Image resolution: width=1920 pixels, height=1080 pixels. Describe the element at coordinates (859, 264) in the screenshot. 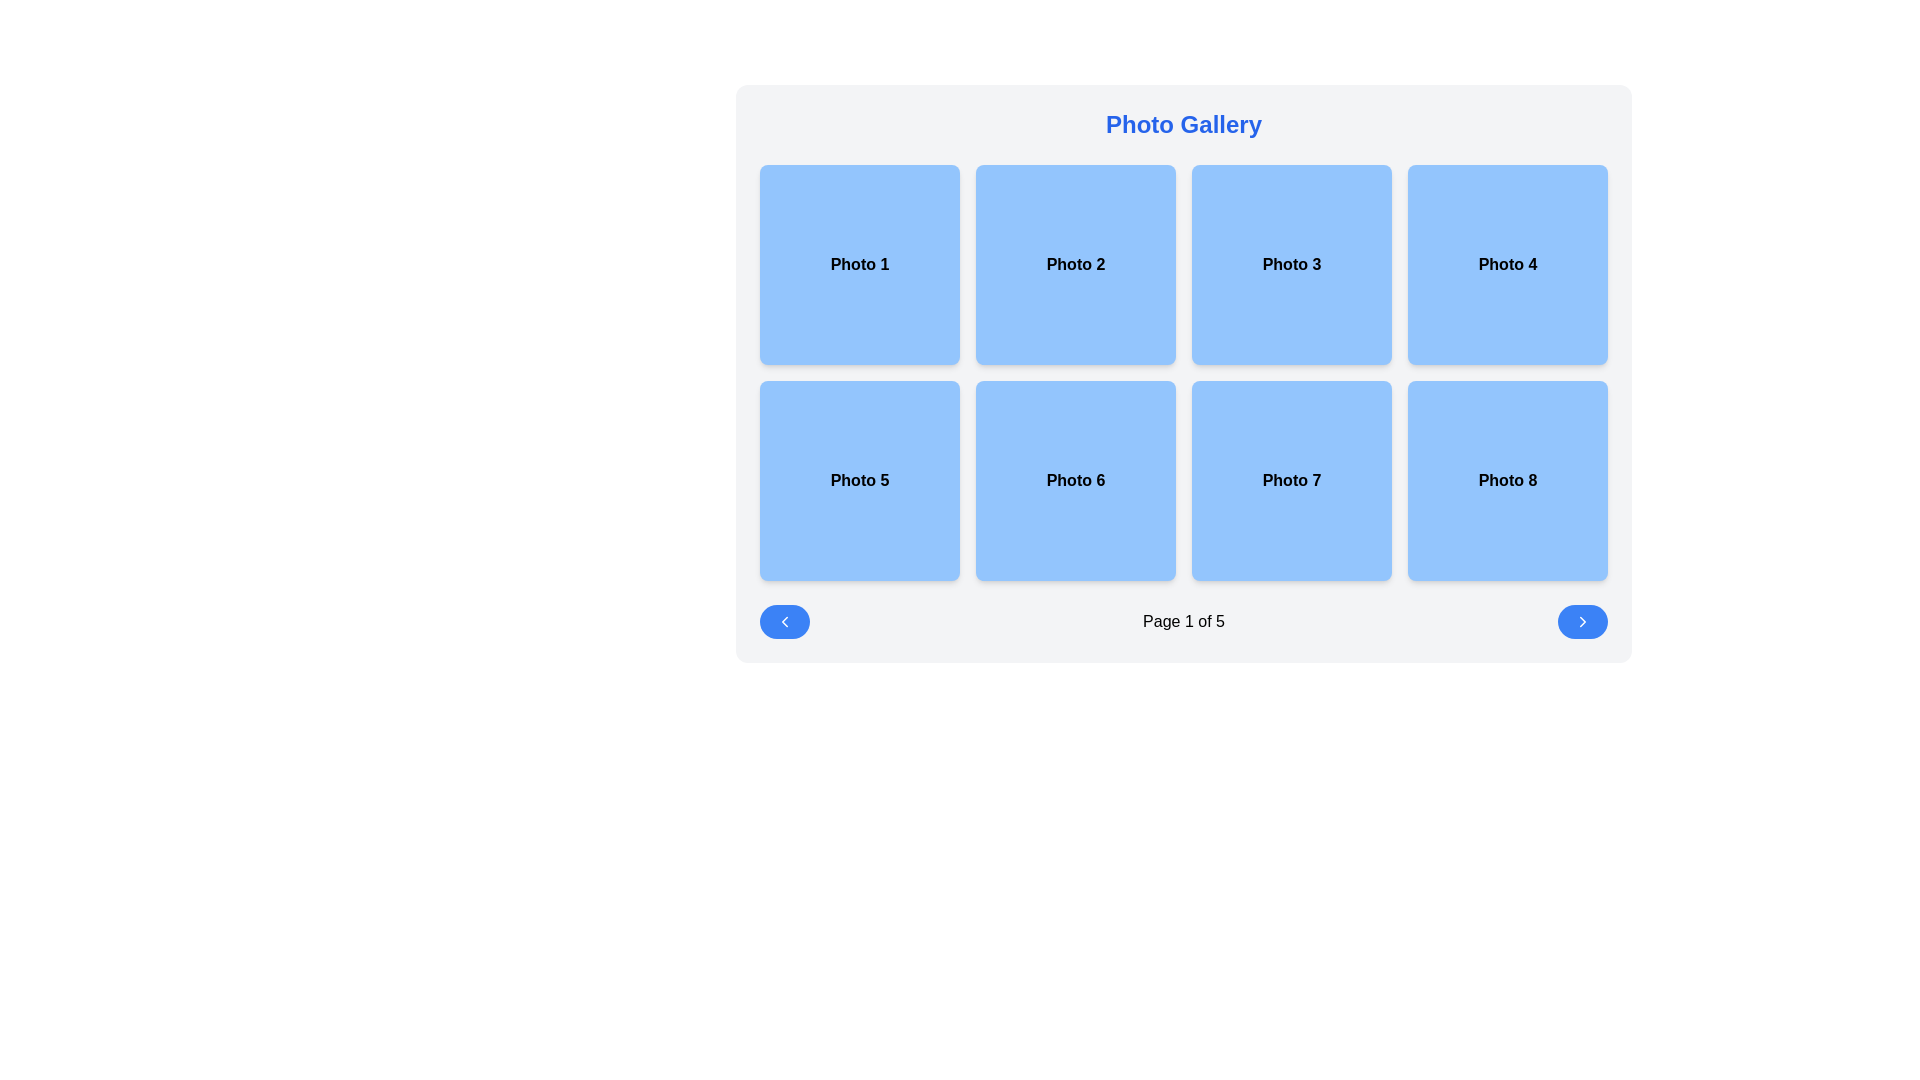

I see `the square tile with a light blue background, rounded corners, and centered bold black text reading 'Photo 1'` at that location.